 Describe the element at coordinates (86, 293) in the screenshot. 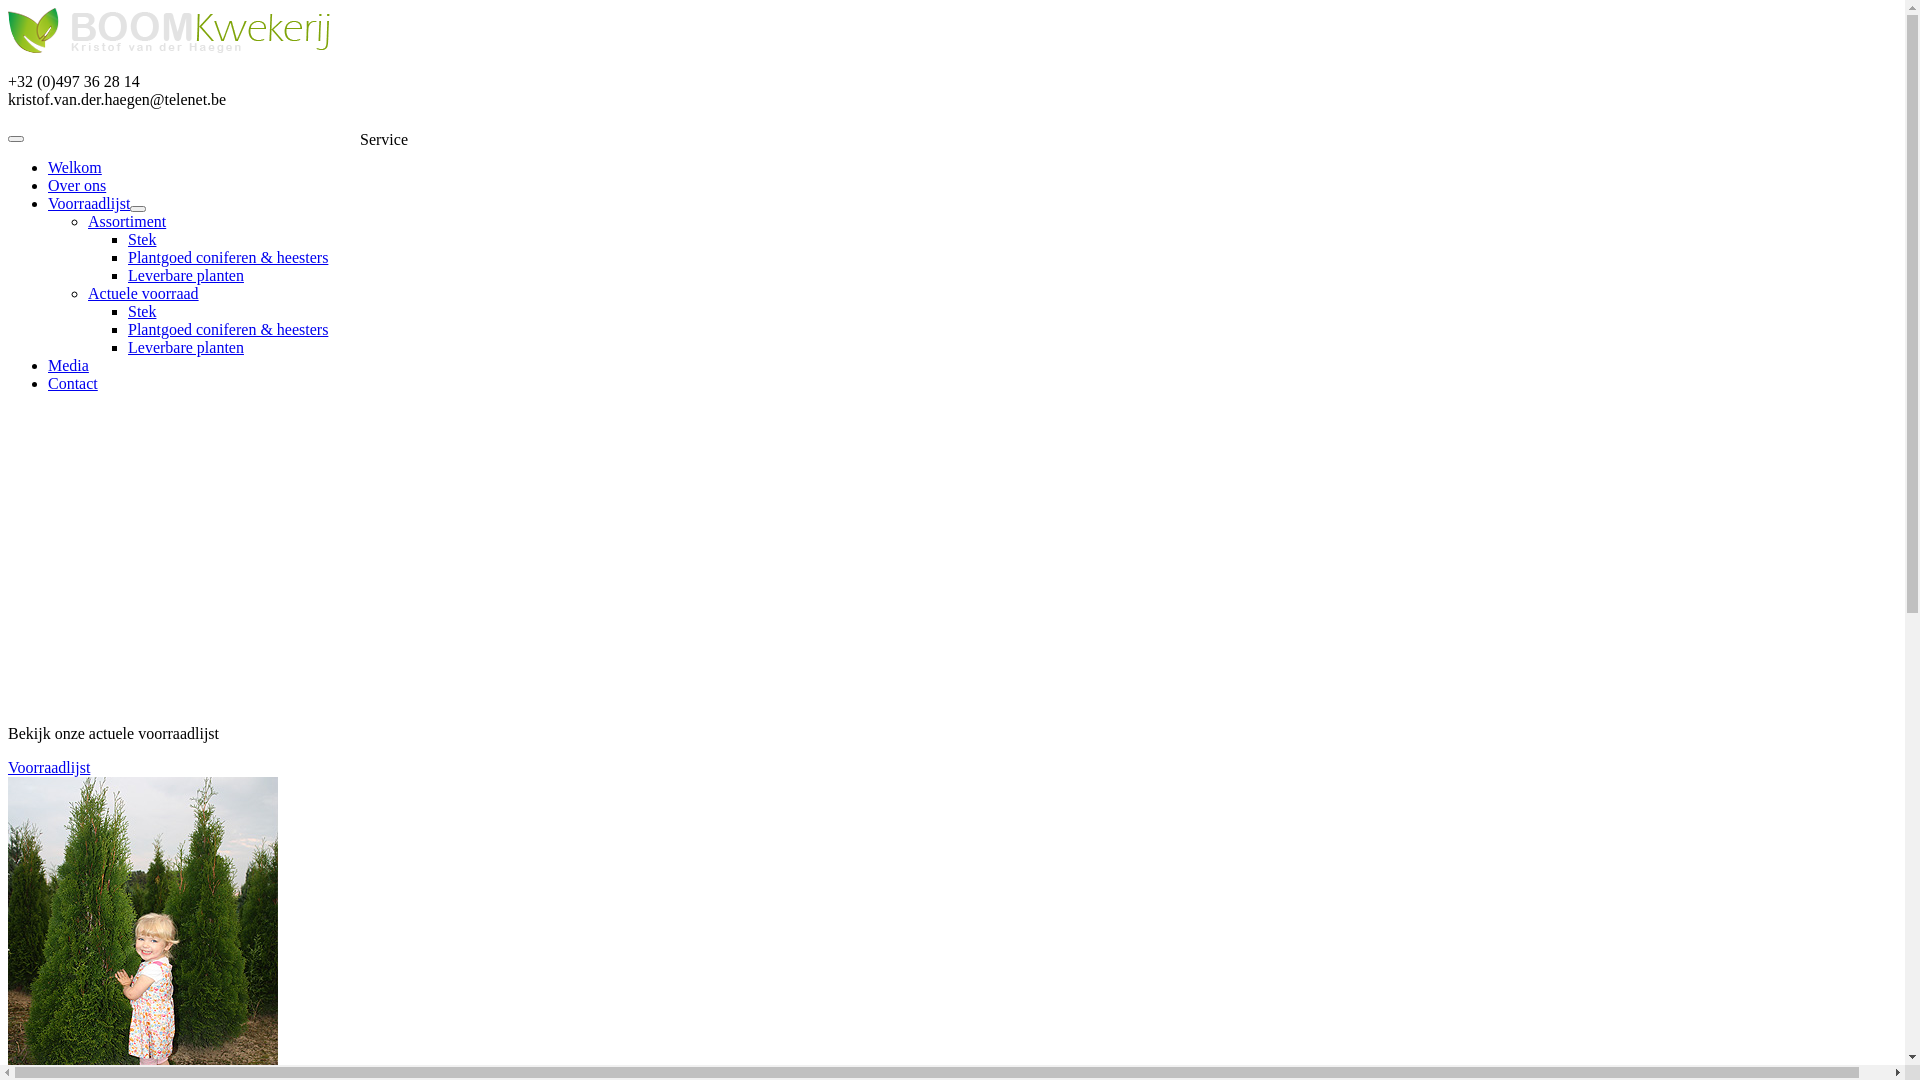

I see `'Actuele voorraad'` at that location.